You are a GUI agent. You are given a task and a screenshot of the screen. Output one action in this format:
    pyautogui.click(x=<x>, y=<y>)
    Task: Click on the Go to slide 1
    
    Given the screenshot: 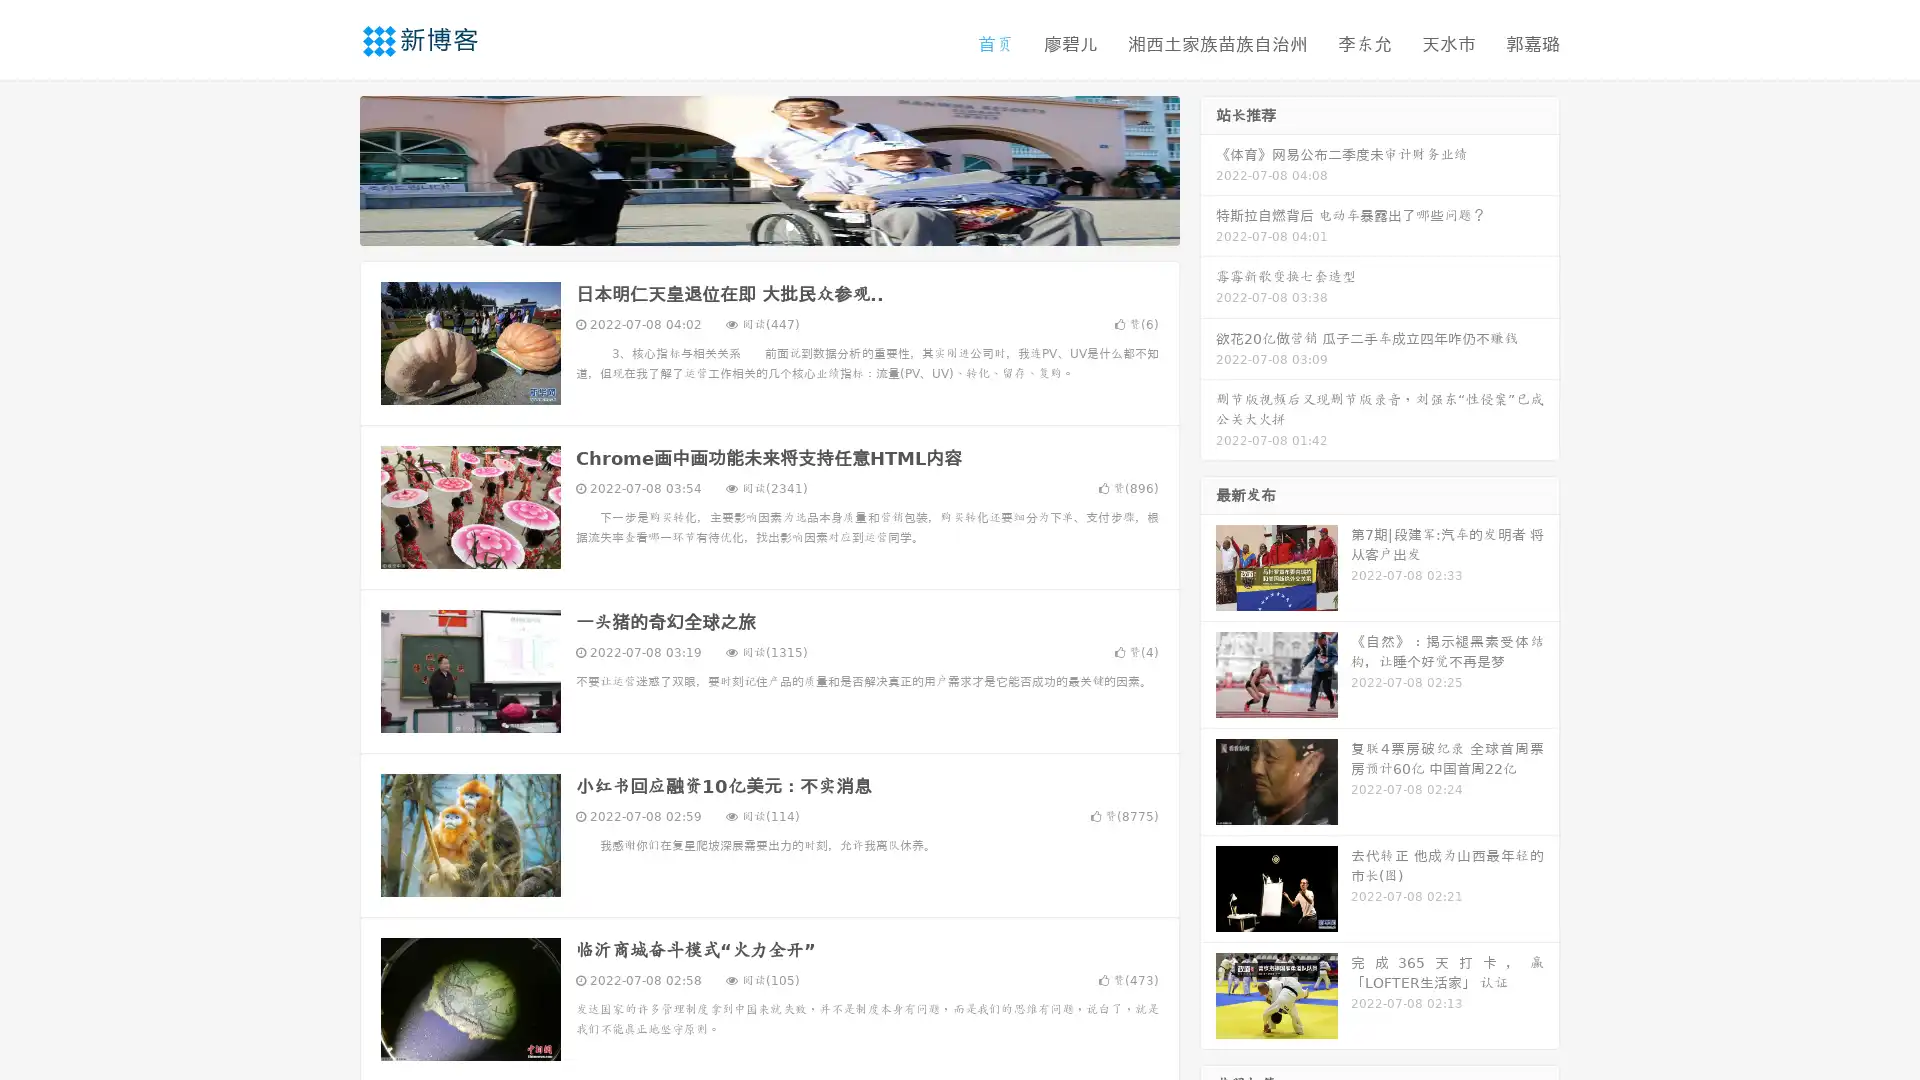 What is the action you would take?
    pyautogui.click(x=748, y=225)
    